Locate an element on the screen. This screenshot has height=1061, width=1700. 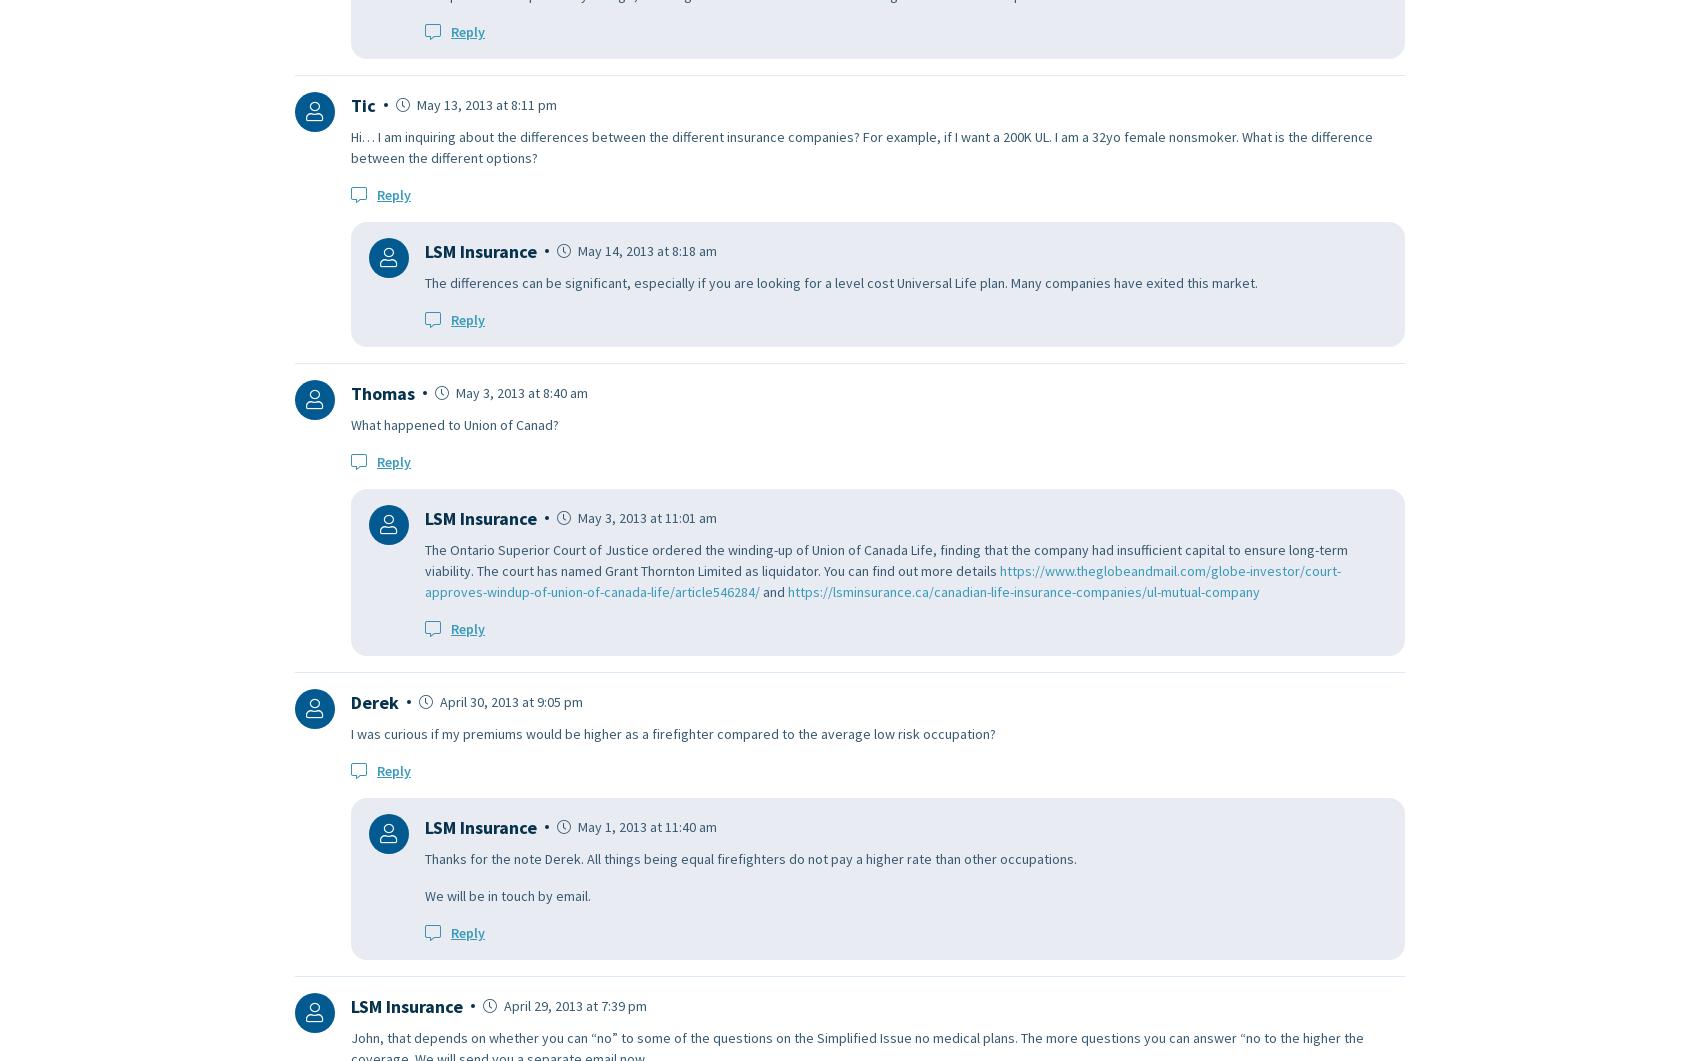
'April 29, 2013 at 7:39 pm' is located at coordinates (572, 1003).